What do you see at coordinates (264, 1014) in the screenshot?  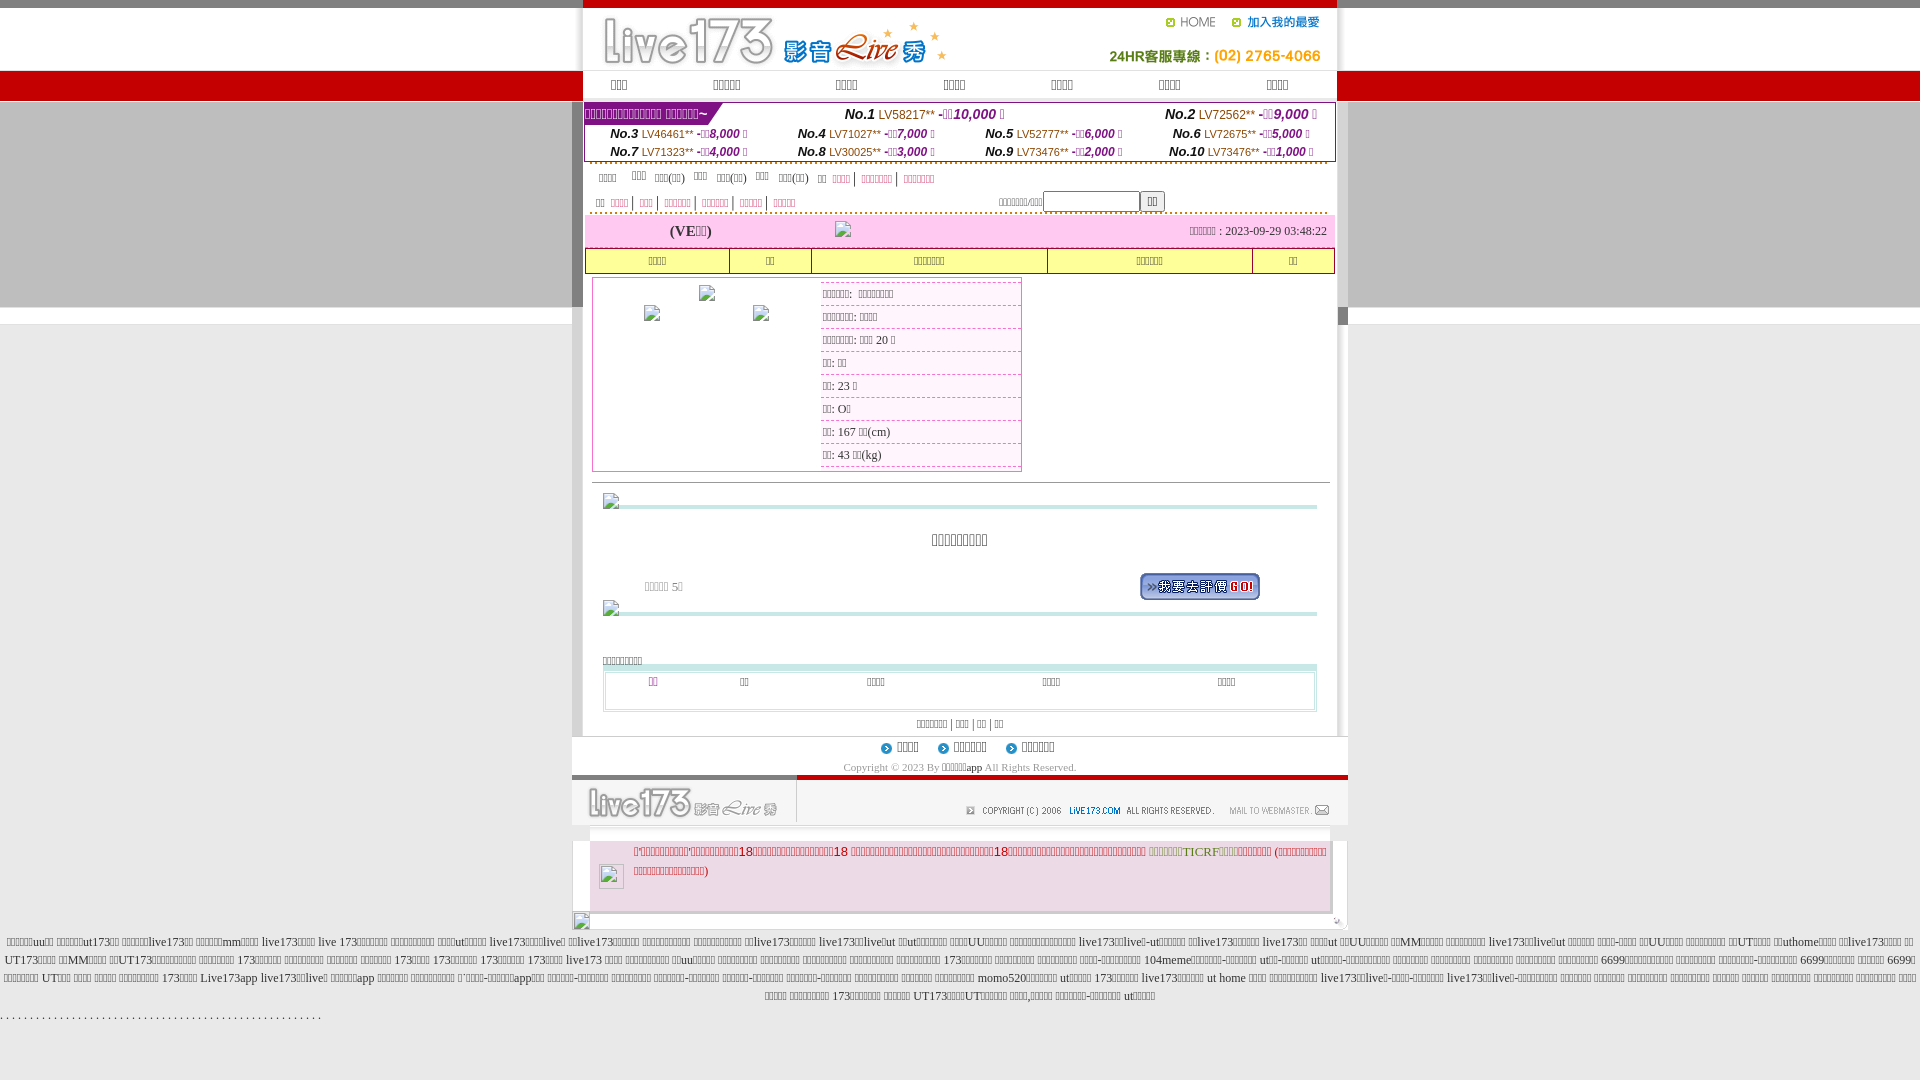 I see `'.'` at bounding box center [264, 1014].